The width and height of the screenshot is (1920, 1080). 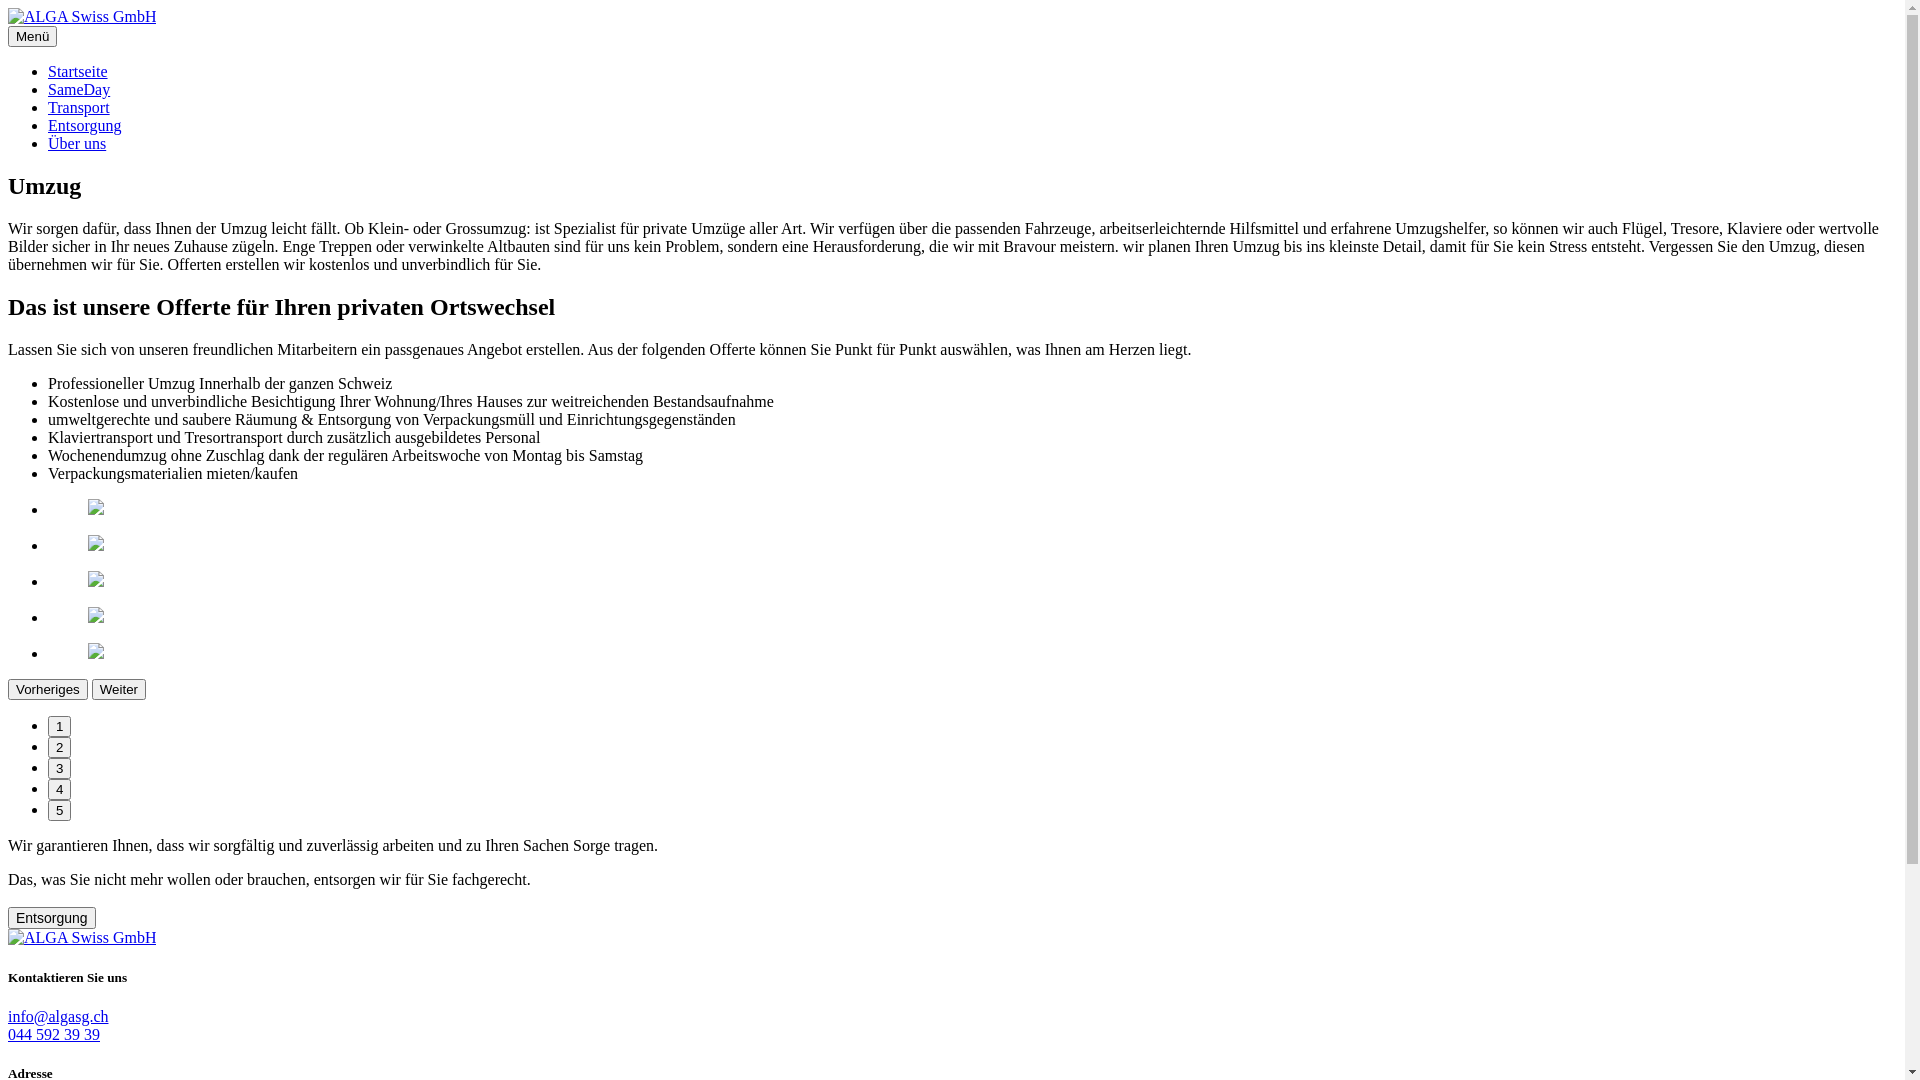 I want to click on 'Entsorgung', so click(x=52, y=918).